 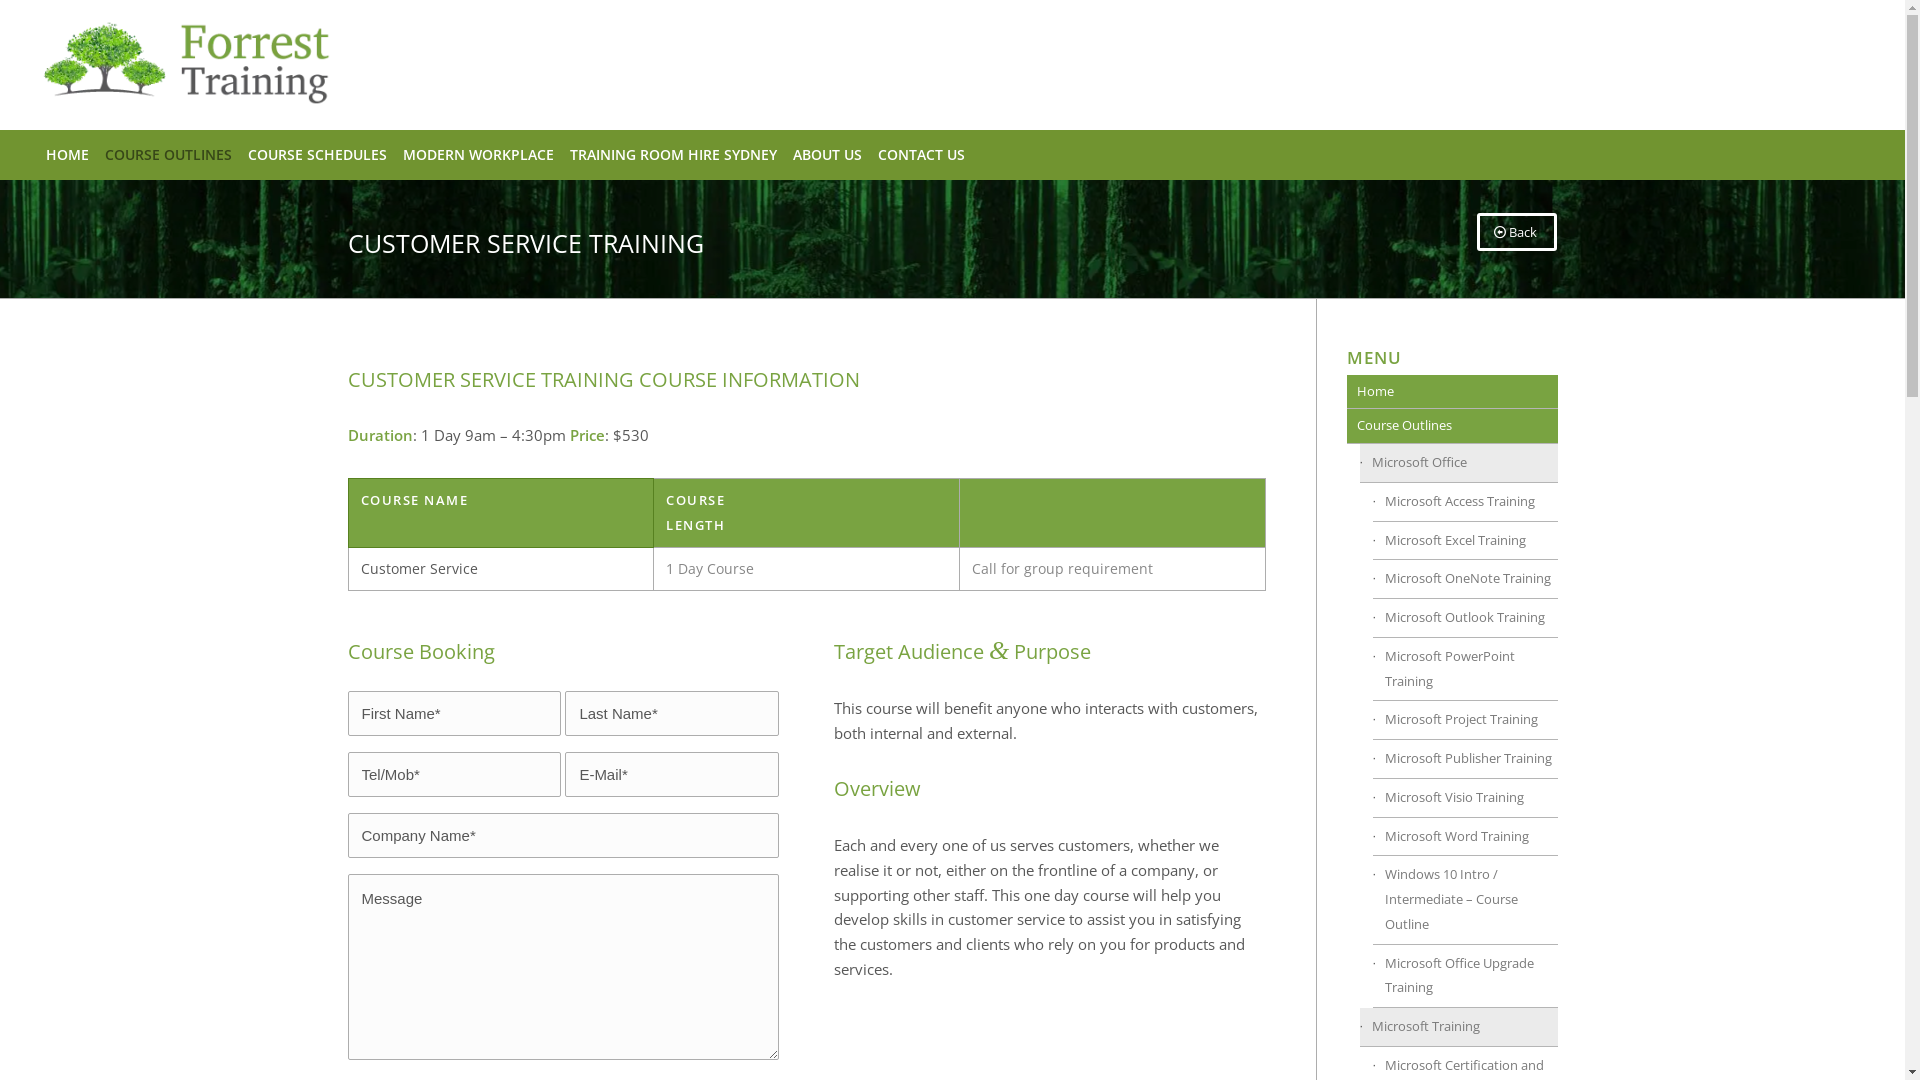 What do you see at coordinates (1464, 975) in the screenshot?
I see `'Microsoft Office Upgrade Training'` at bounding box center [1464, 975].